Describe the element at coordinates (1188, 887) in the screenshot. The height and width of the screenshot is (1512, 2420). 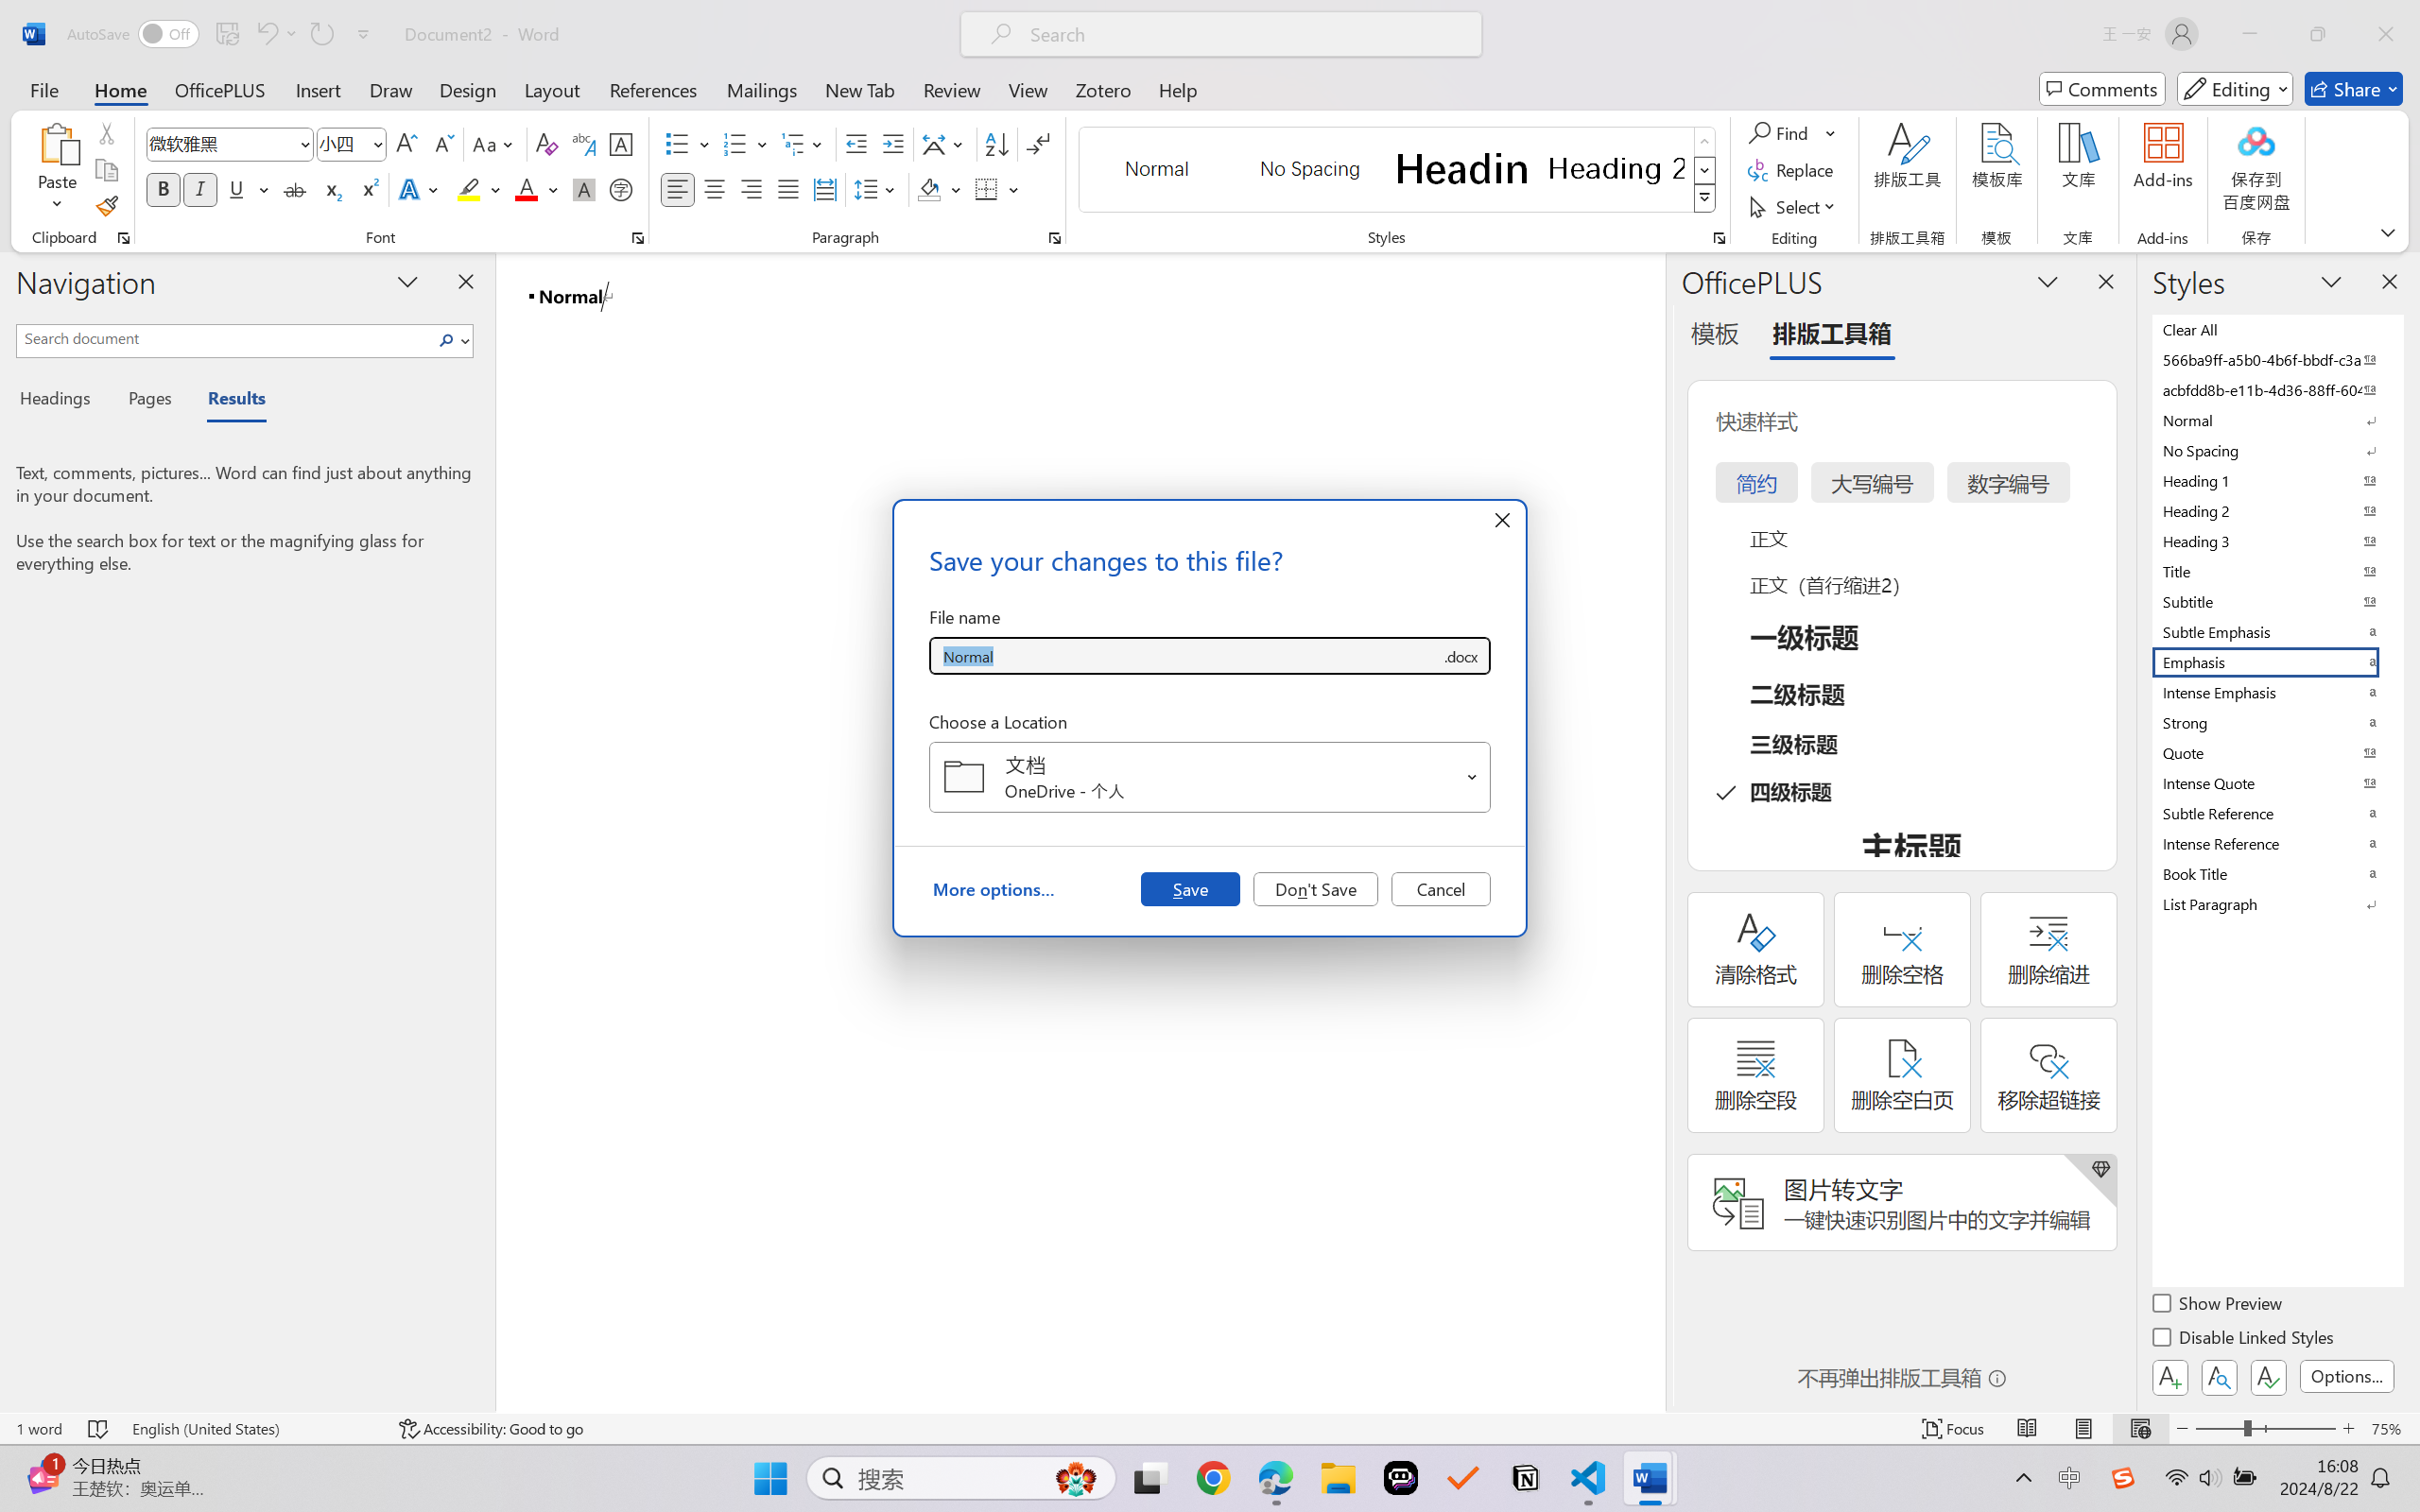
I see `'Save'` at that location.